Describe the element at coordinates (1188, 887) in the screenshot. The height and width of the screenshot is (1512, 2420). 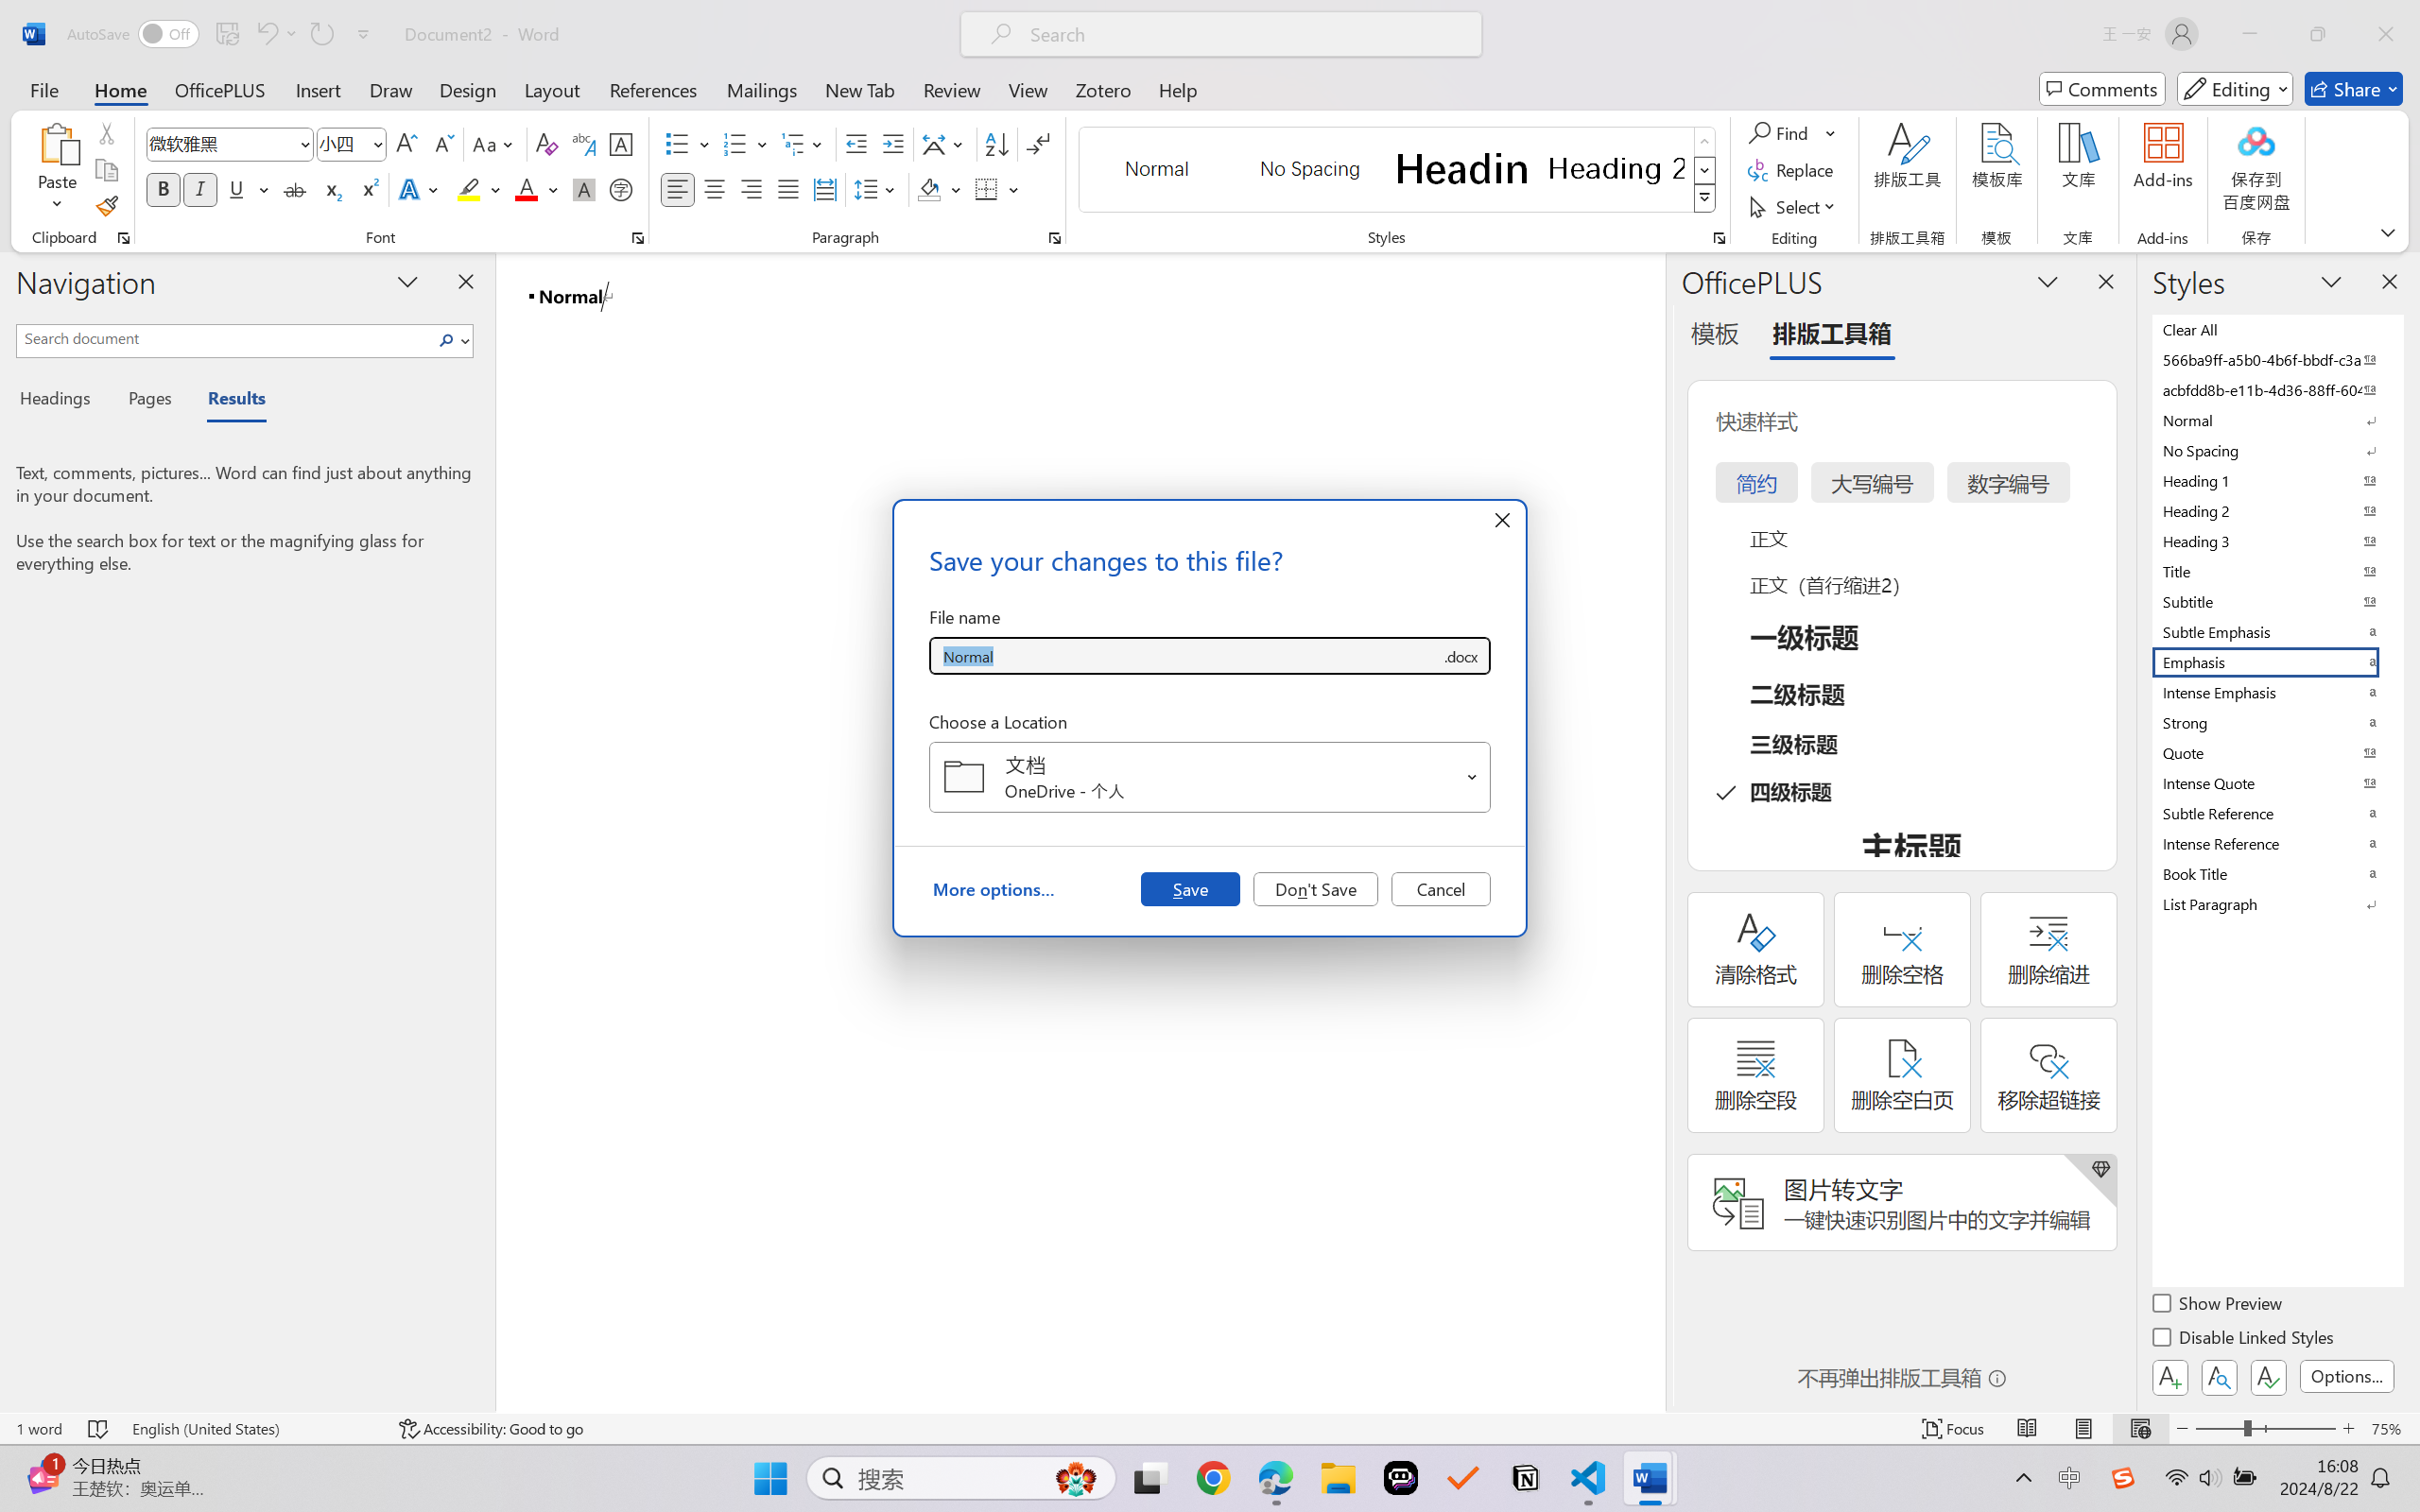
I see `'Save'` at that location.